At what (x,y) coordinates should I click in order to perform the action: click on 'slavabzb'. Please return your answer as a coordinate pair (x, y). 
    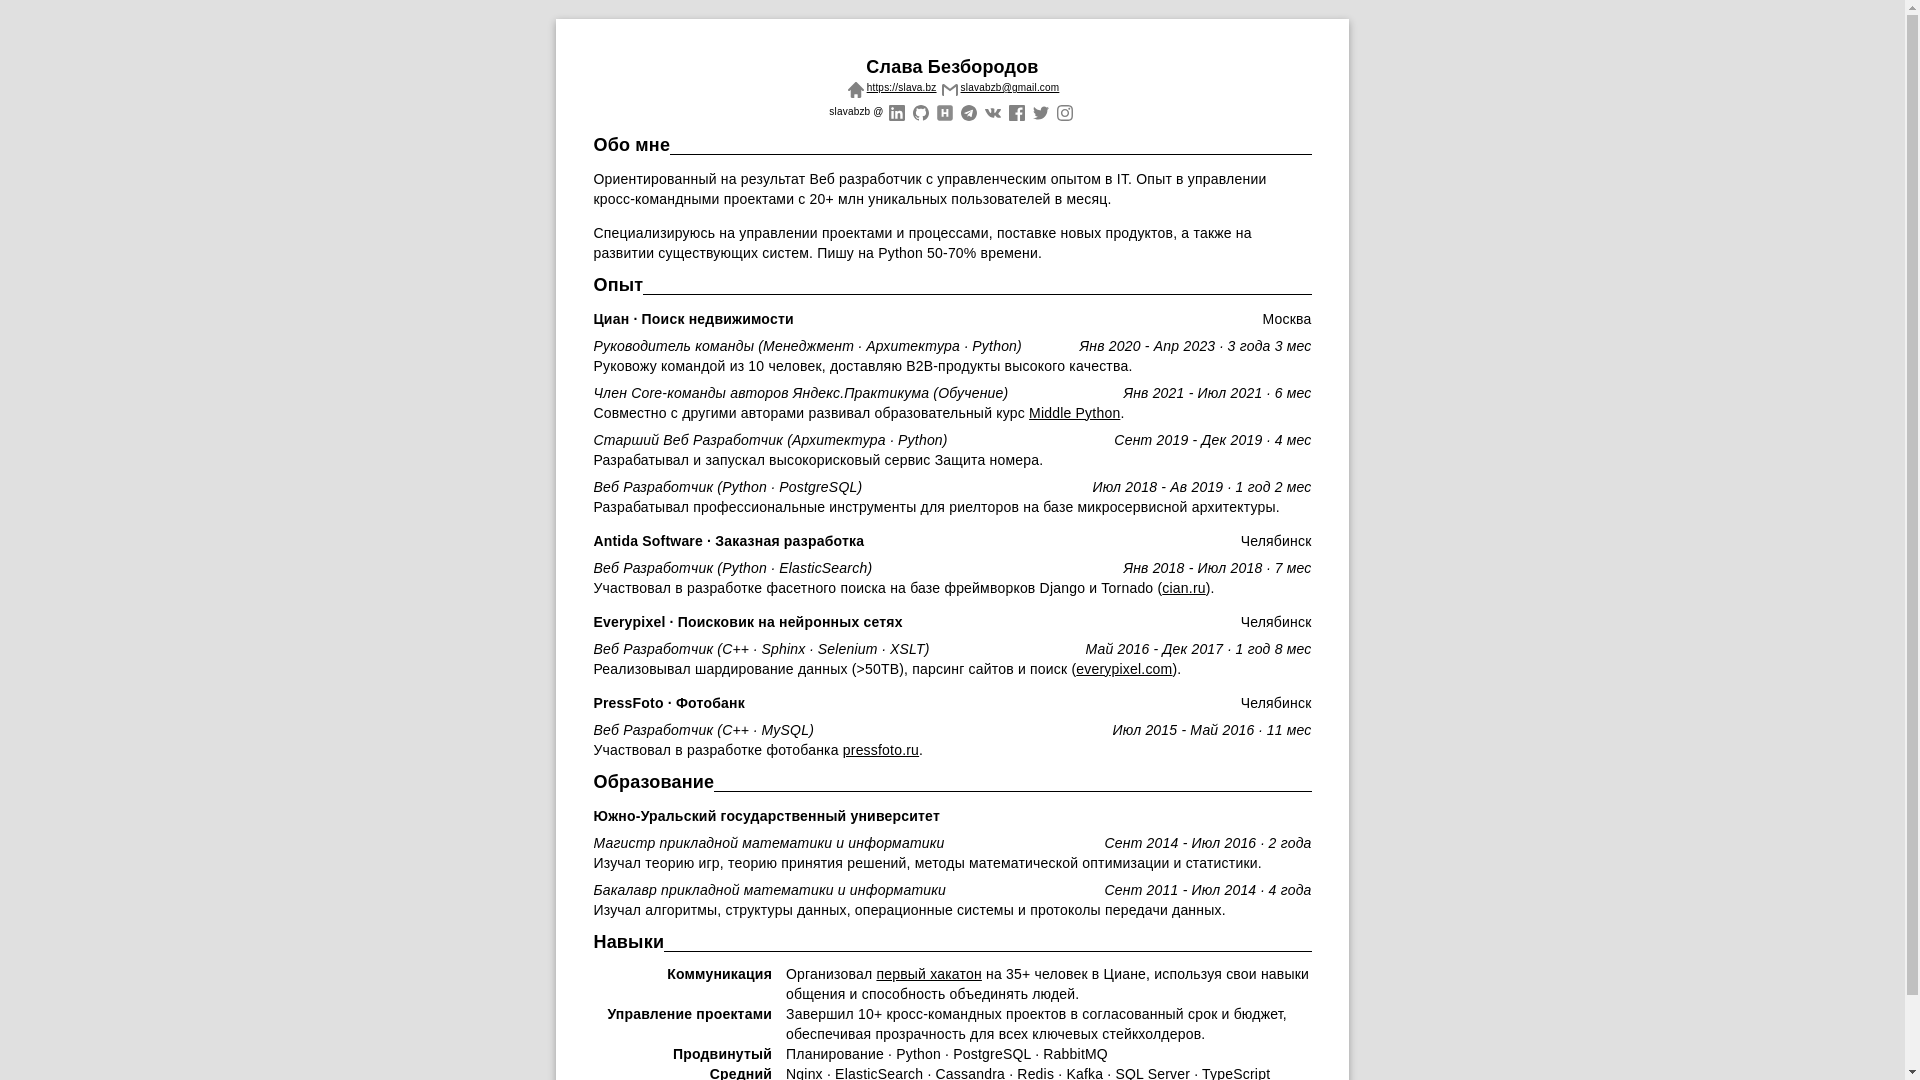
    Looking at the image, I should click on (943, 110).